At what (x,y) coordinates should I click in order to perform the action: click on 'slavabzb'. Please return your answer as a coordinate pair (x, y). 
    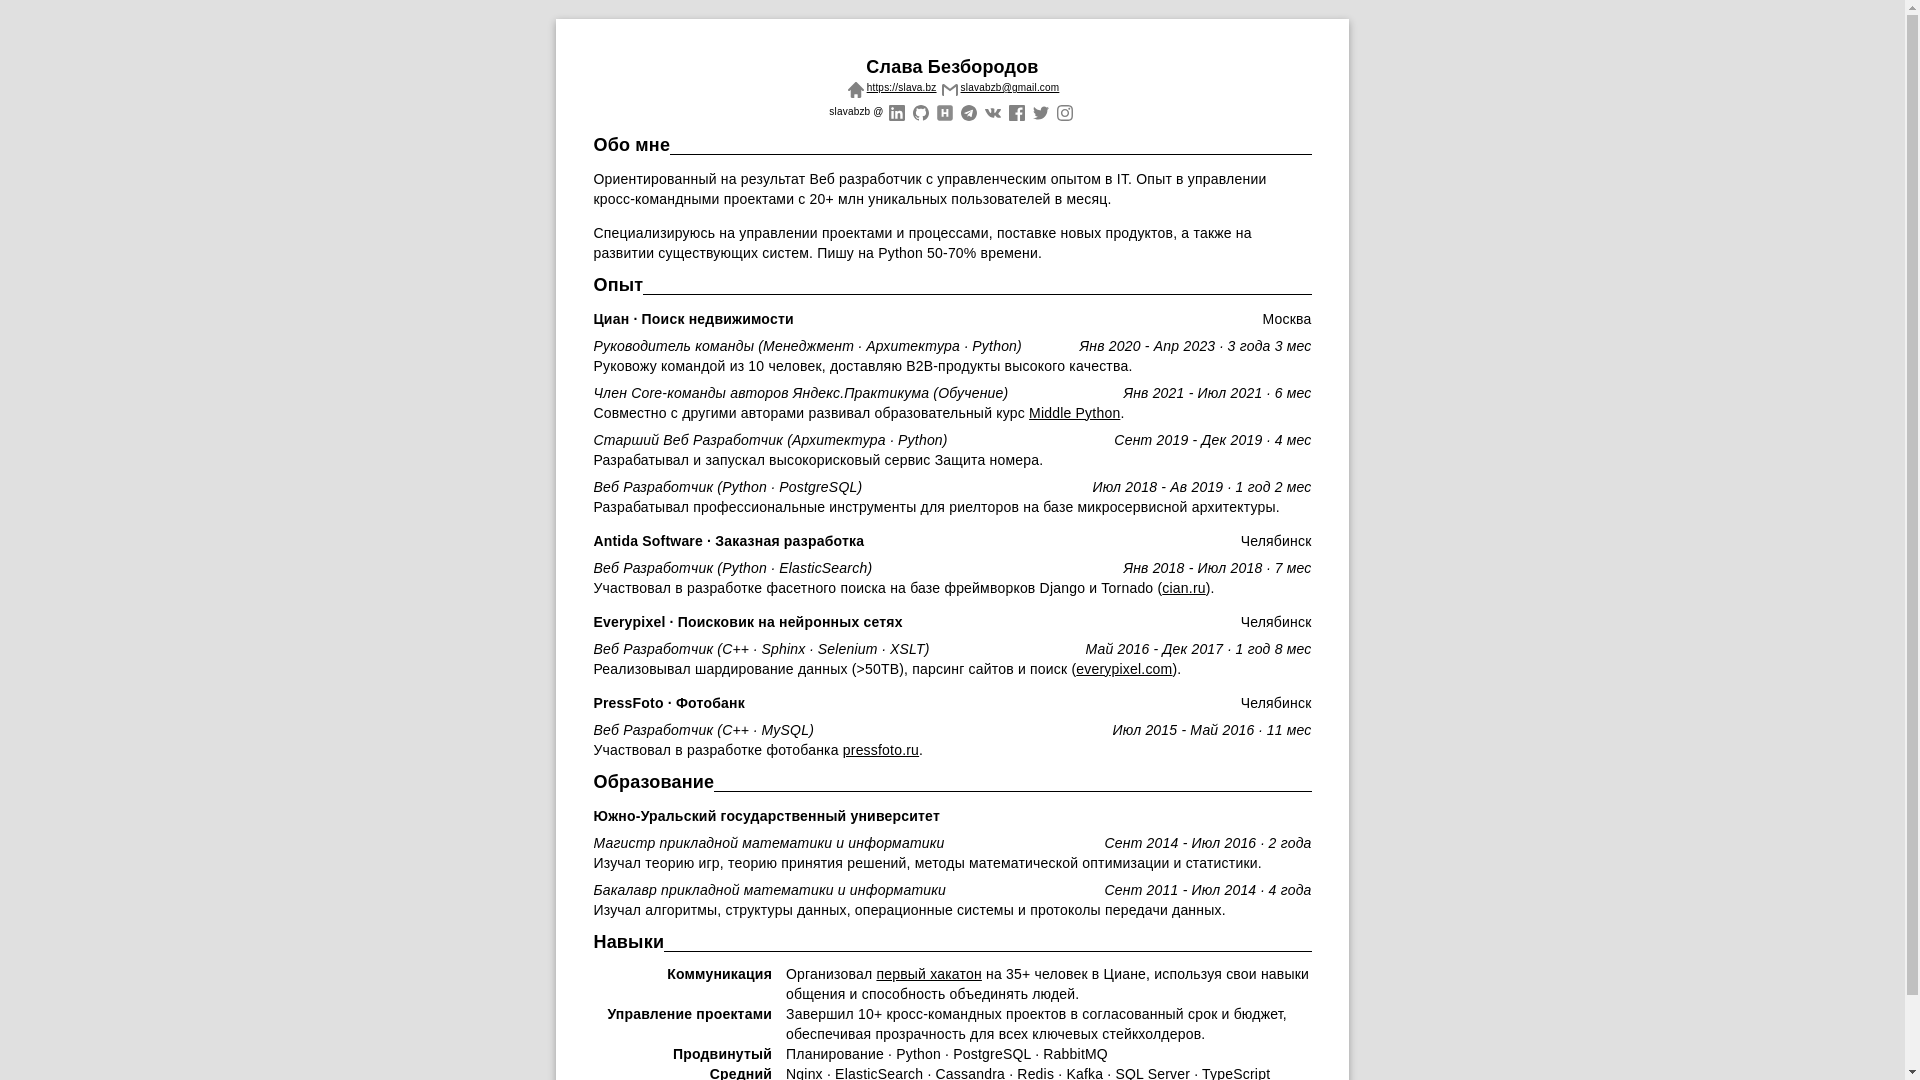
    Looking at the image, I should click on (943, 110).